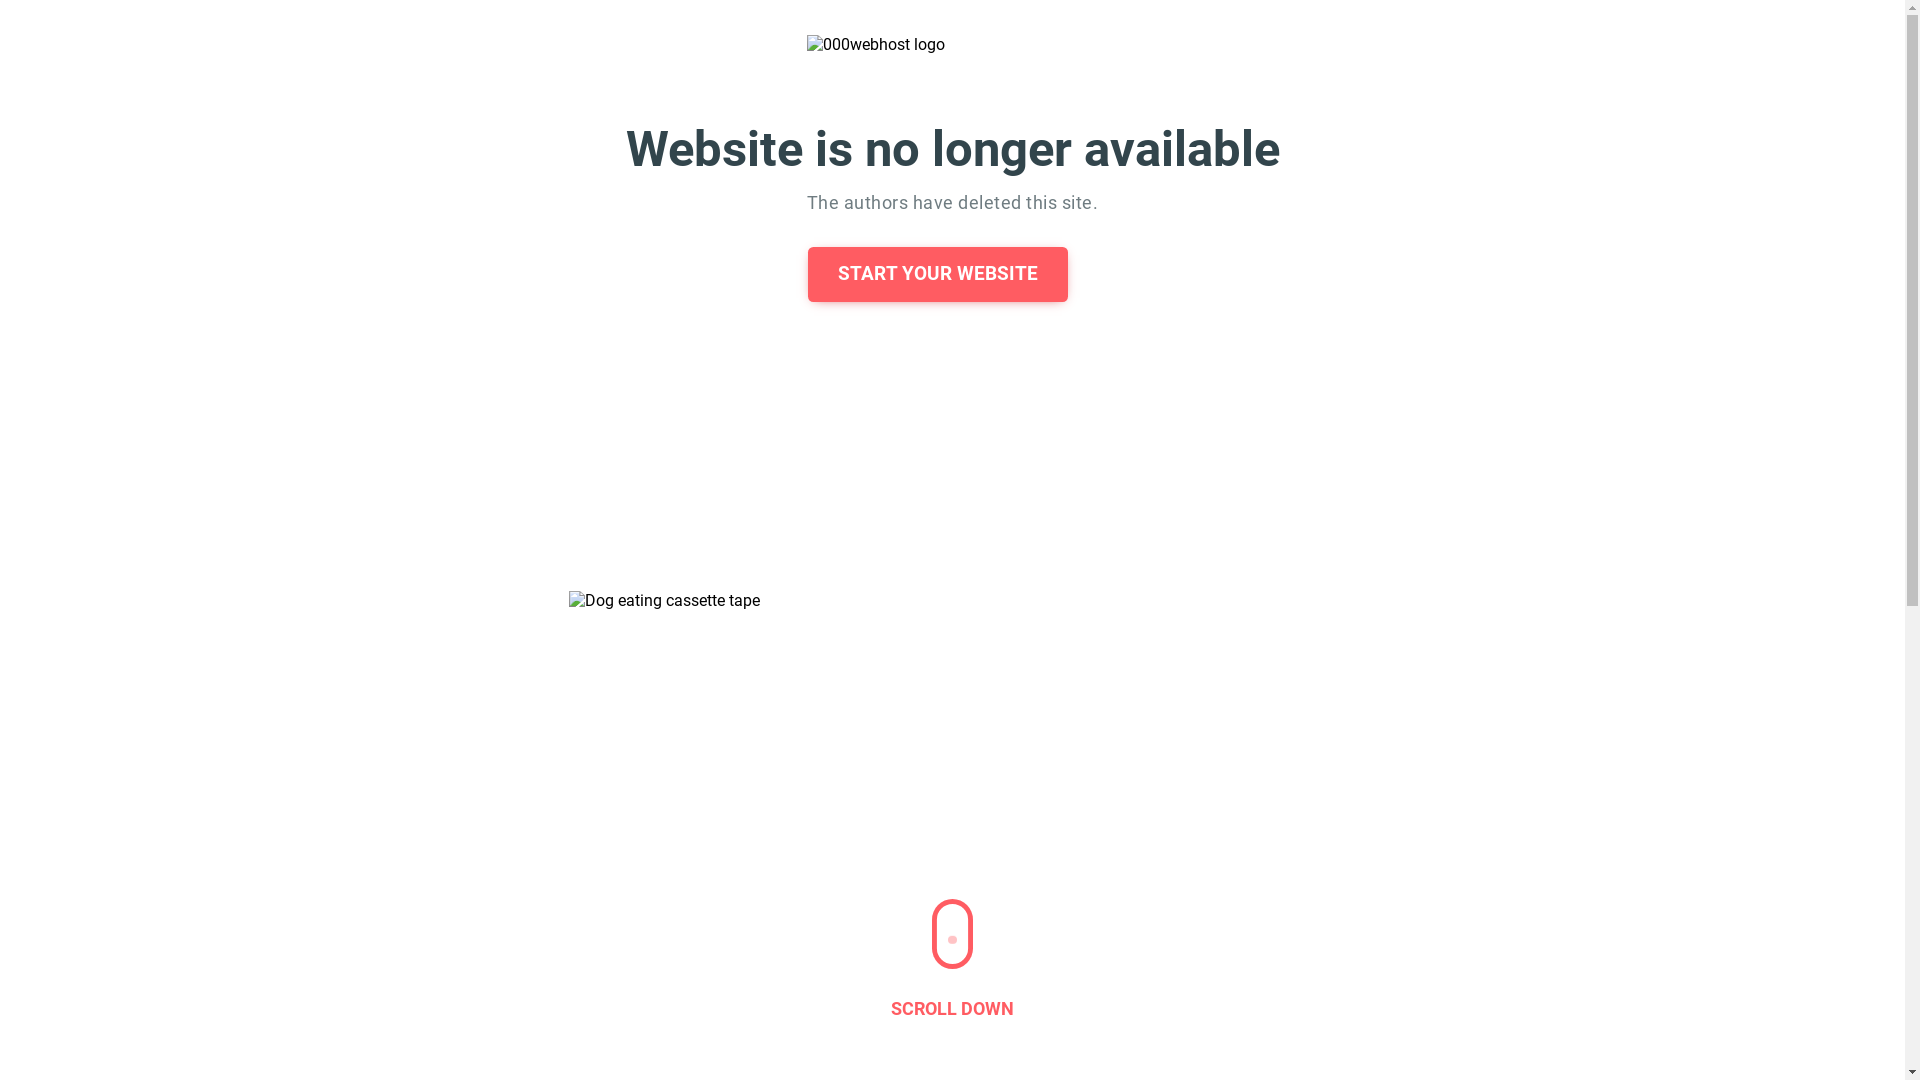 The height and width of the screenshot is (1080, 1920). What do you see at coordinates (807, 274) in the screenshot?
I see `'START YOUR WEBSITE'` at bounding box center [807, 274].